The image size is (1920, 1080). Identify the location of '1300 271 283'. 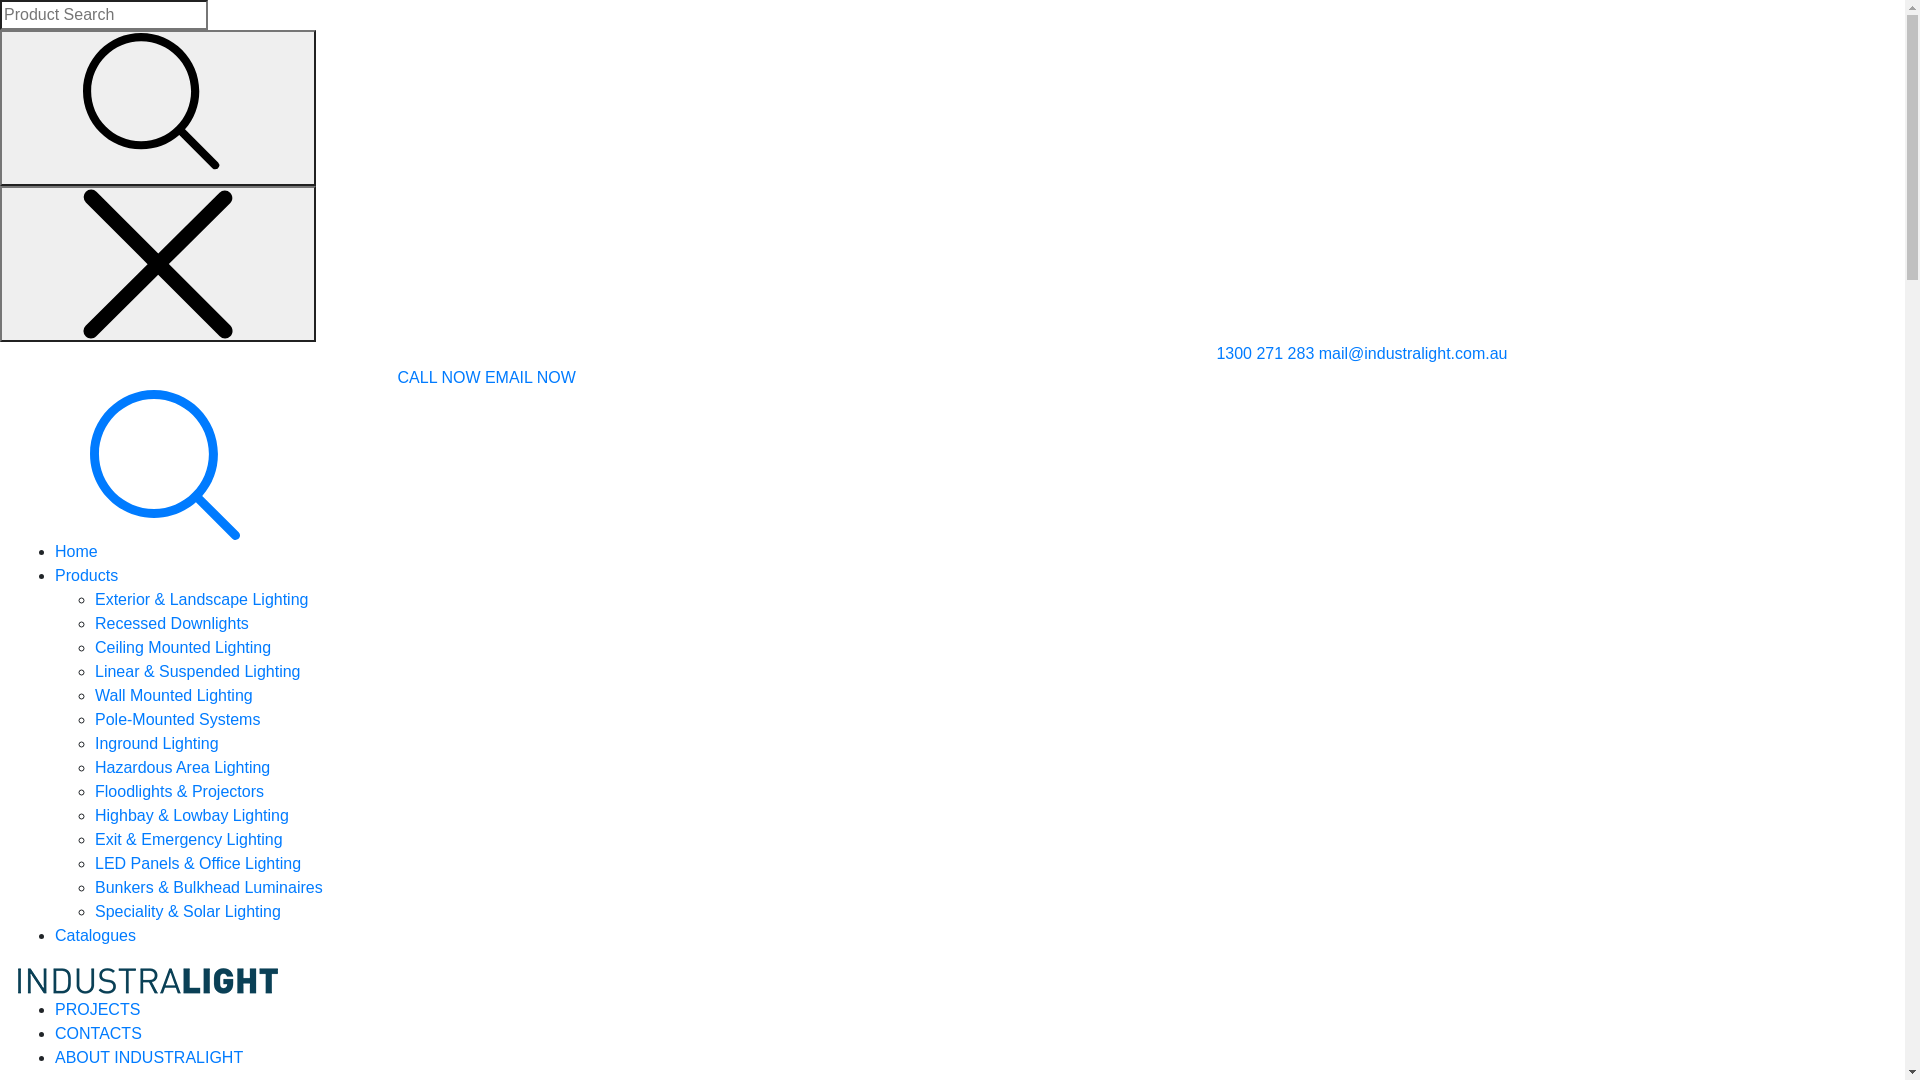
(1264, 352).